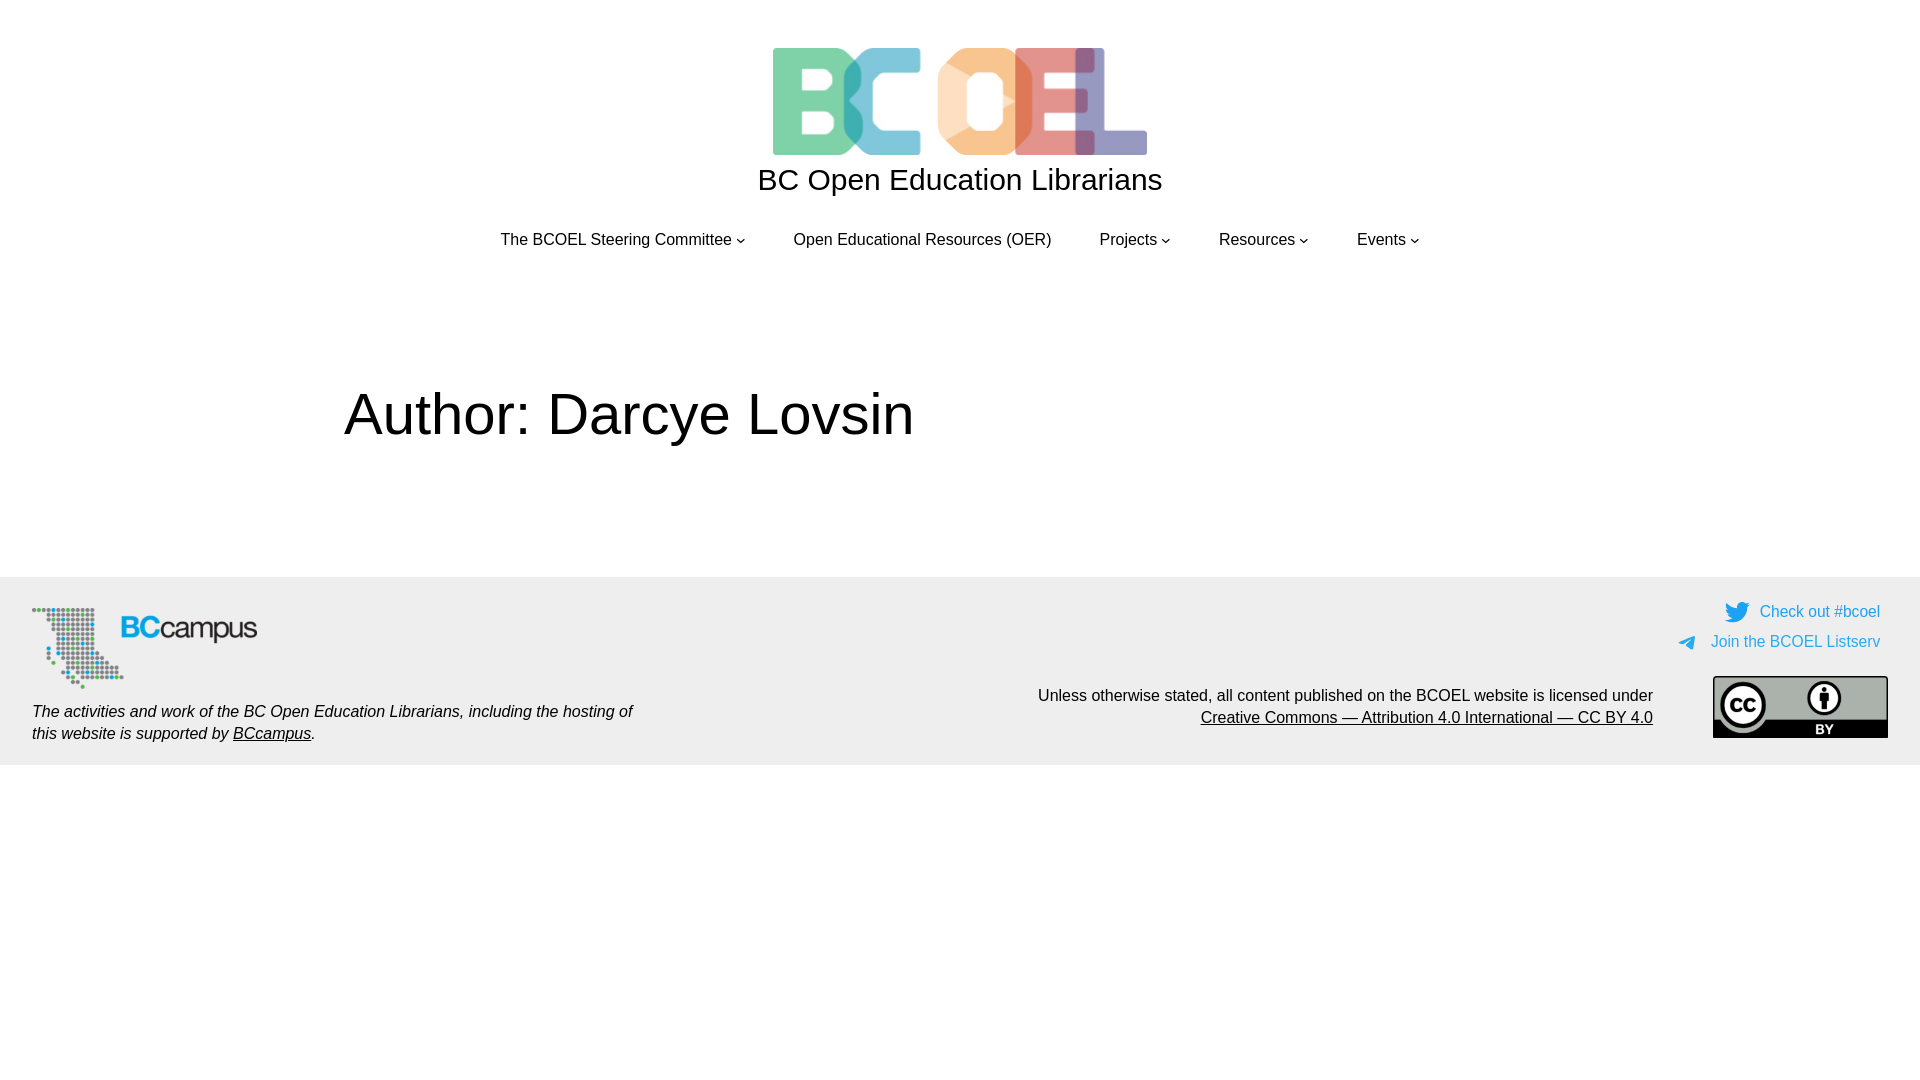 This screenshot has height=1080, width=1920. Describe the element at coordinates (1218, 238) in the screenshot. I see `'Resources'` at that location.